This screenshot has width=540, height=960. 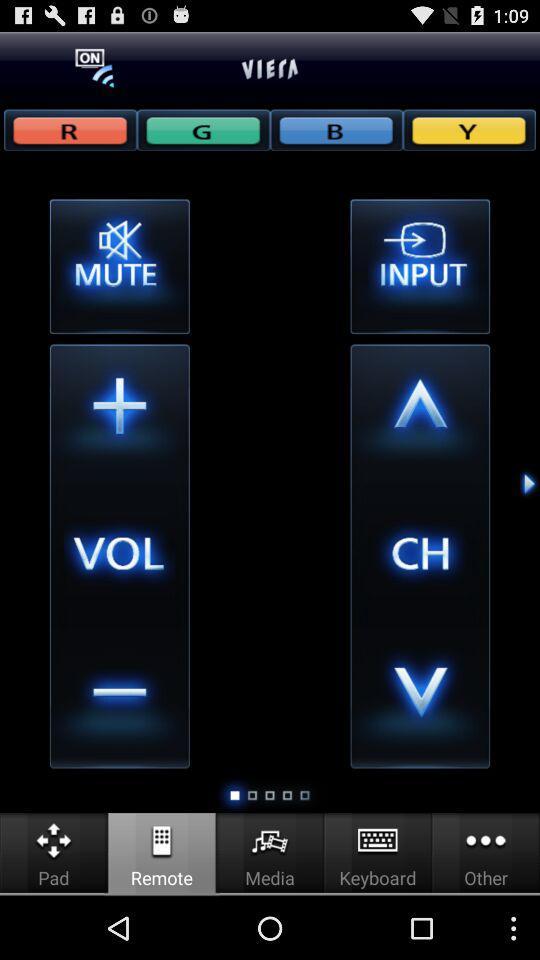 I want to click on the option remote icon on right side of pad icon, so click(x=161, y=840).